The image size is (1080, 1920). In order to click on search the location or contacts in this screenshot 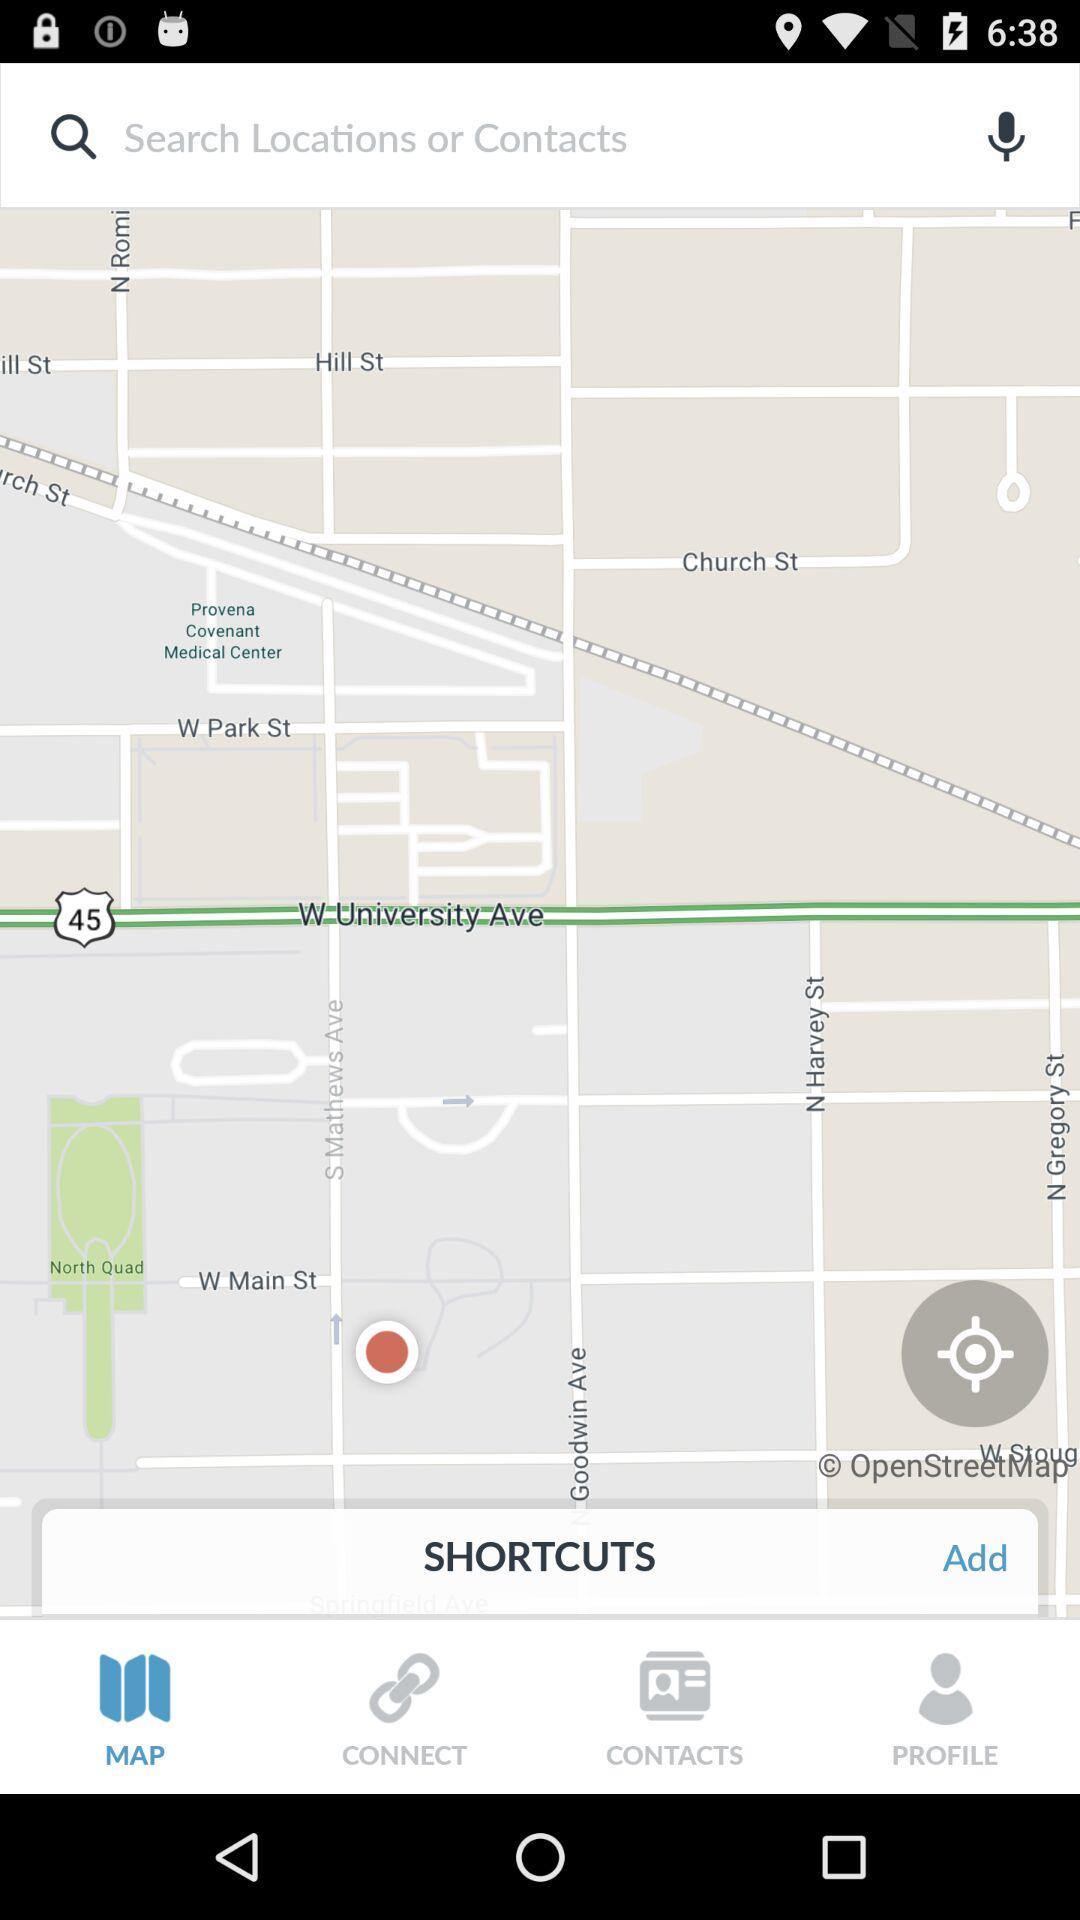, I will do `click(507, 135)`.